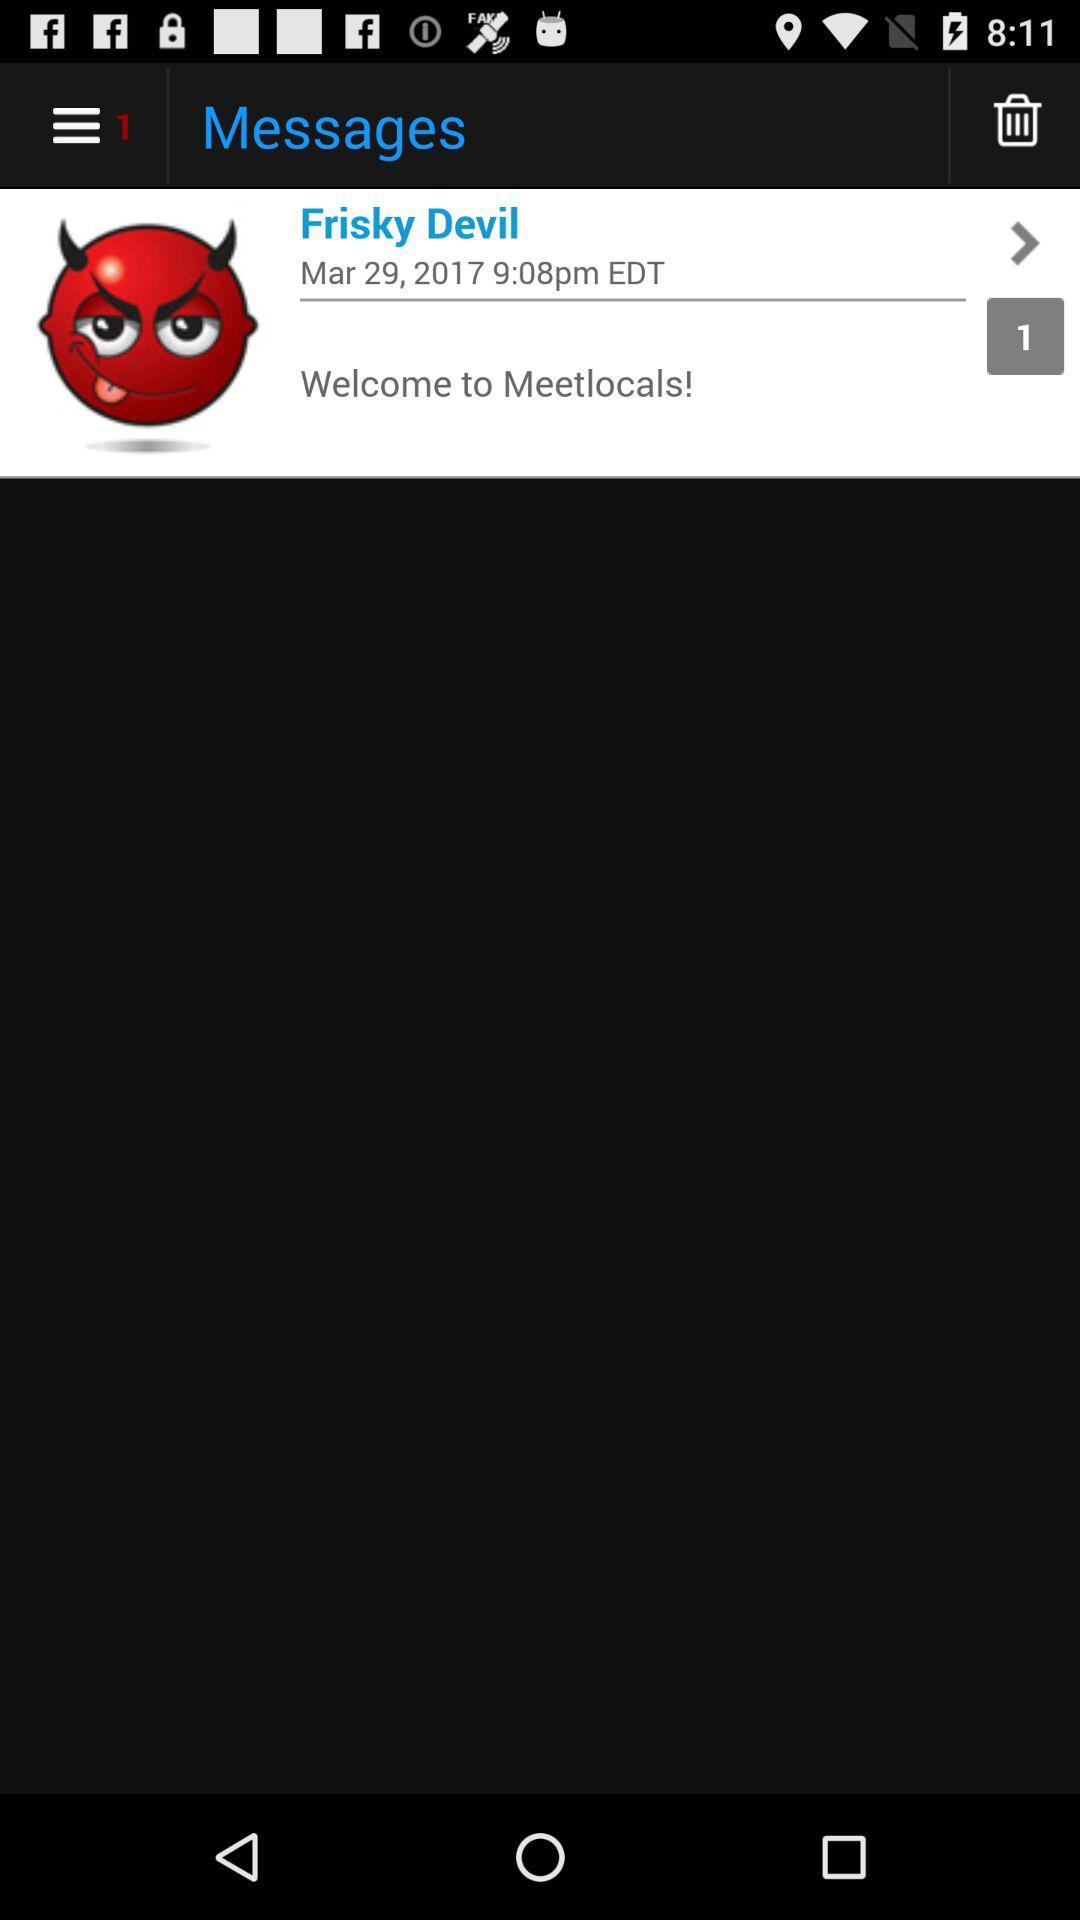 Image resolution: width=1080 pixels, height=1920 pixels. What do you see at coordinates (1018, 124) in the screenshot?
I see `the icon above the frisky devil` at bounding box center [1018, 124].